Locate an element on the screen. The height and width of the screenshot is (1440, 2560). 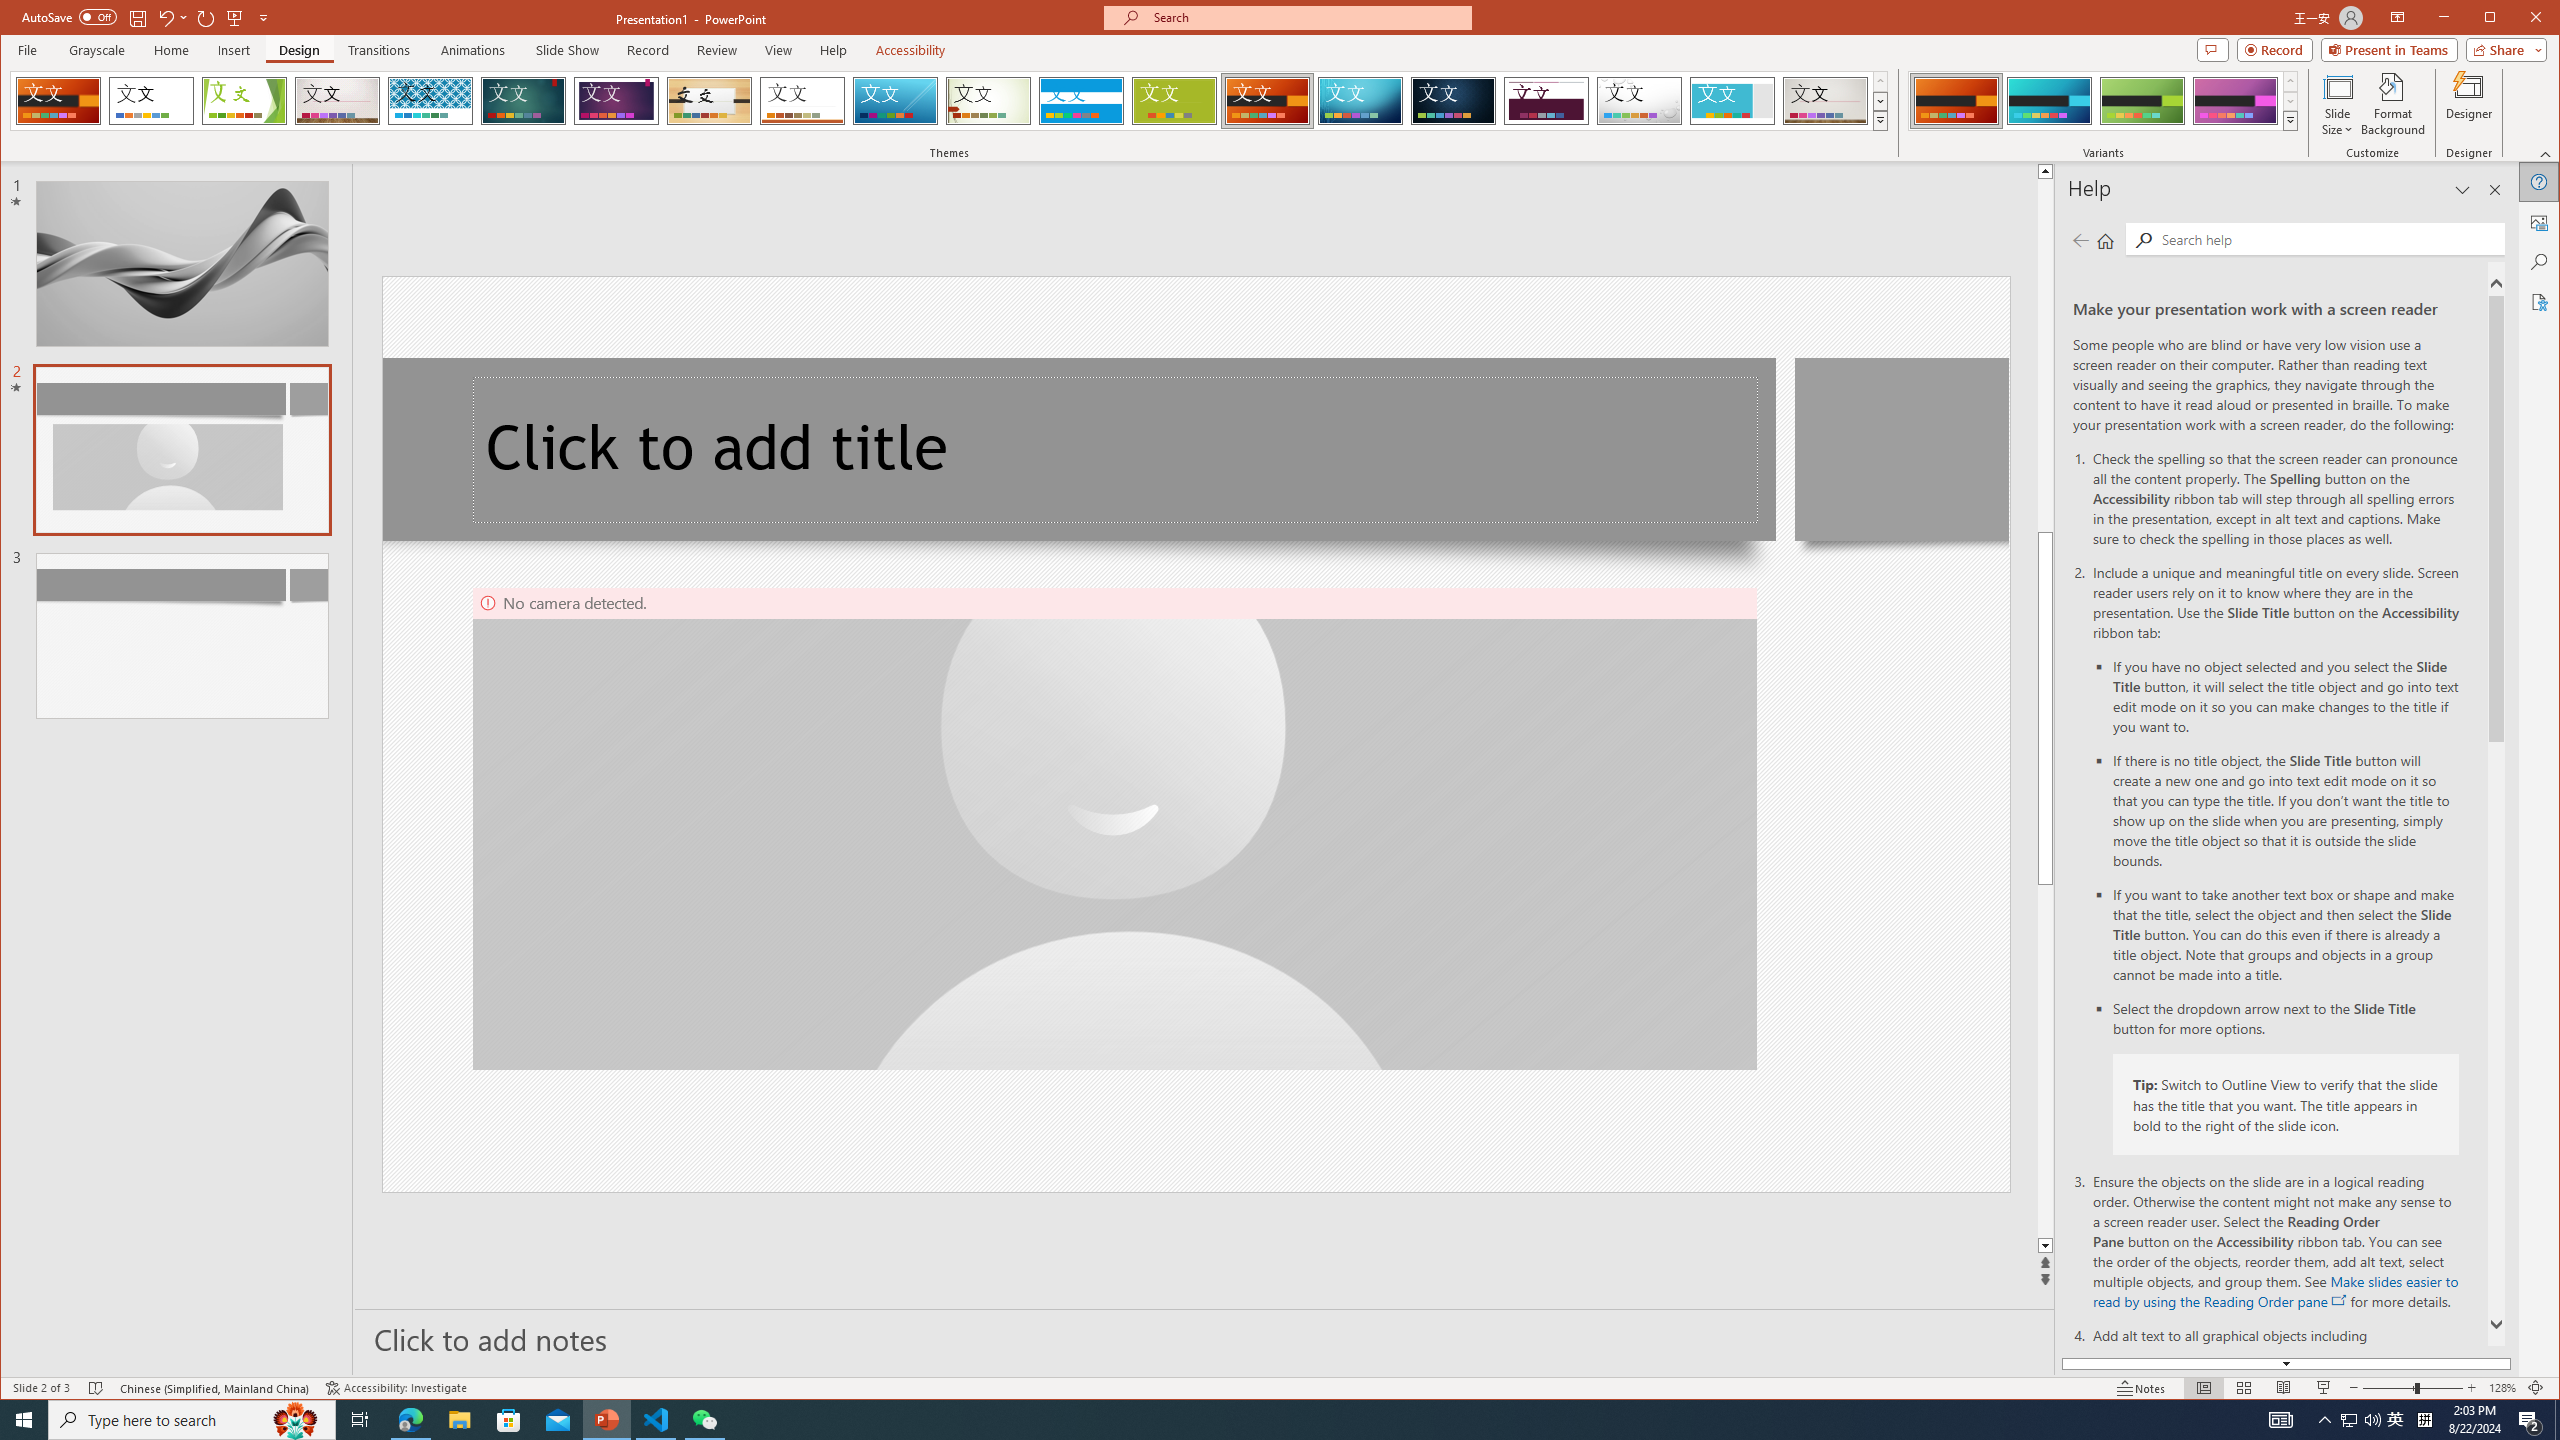
'Basis' is located at coordinates (1174, 100).